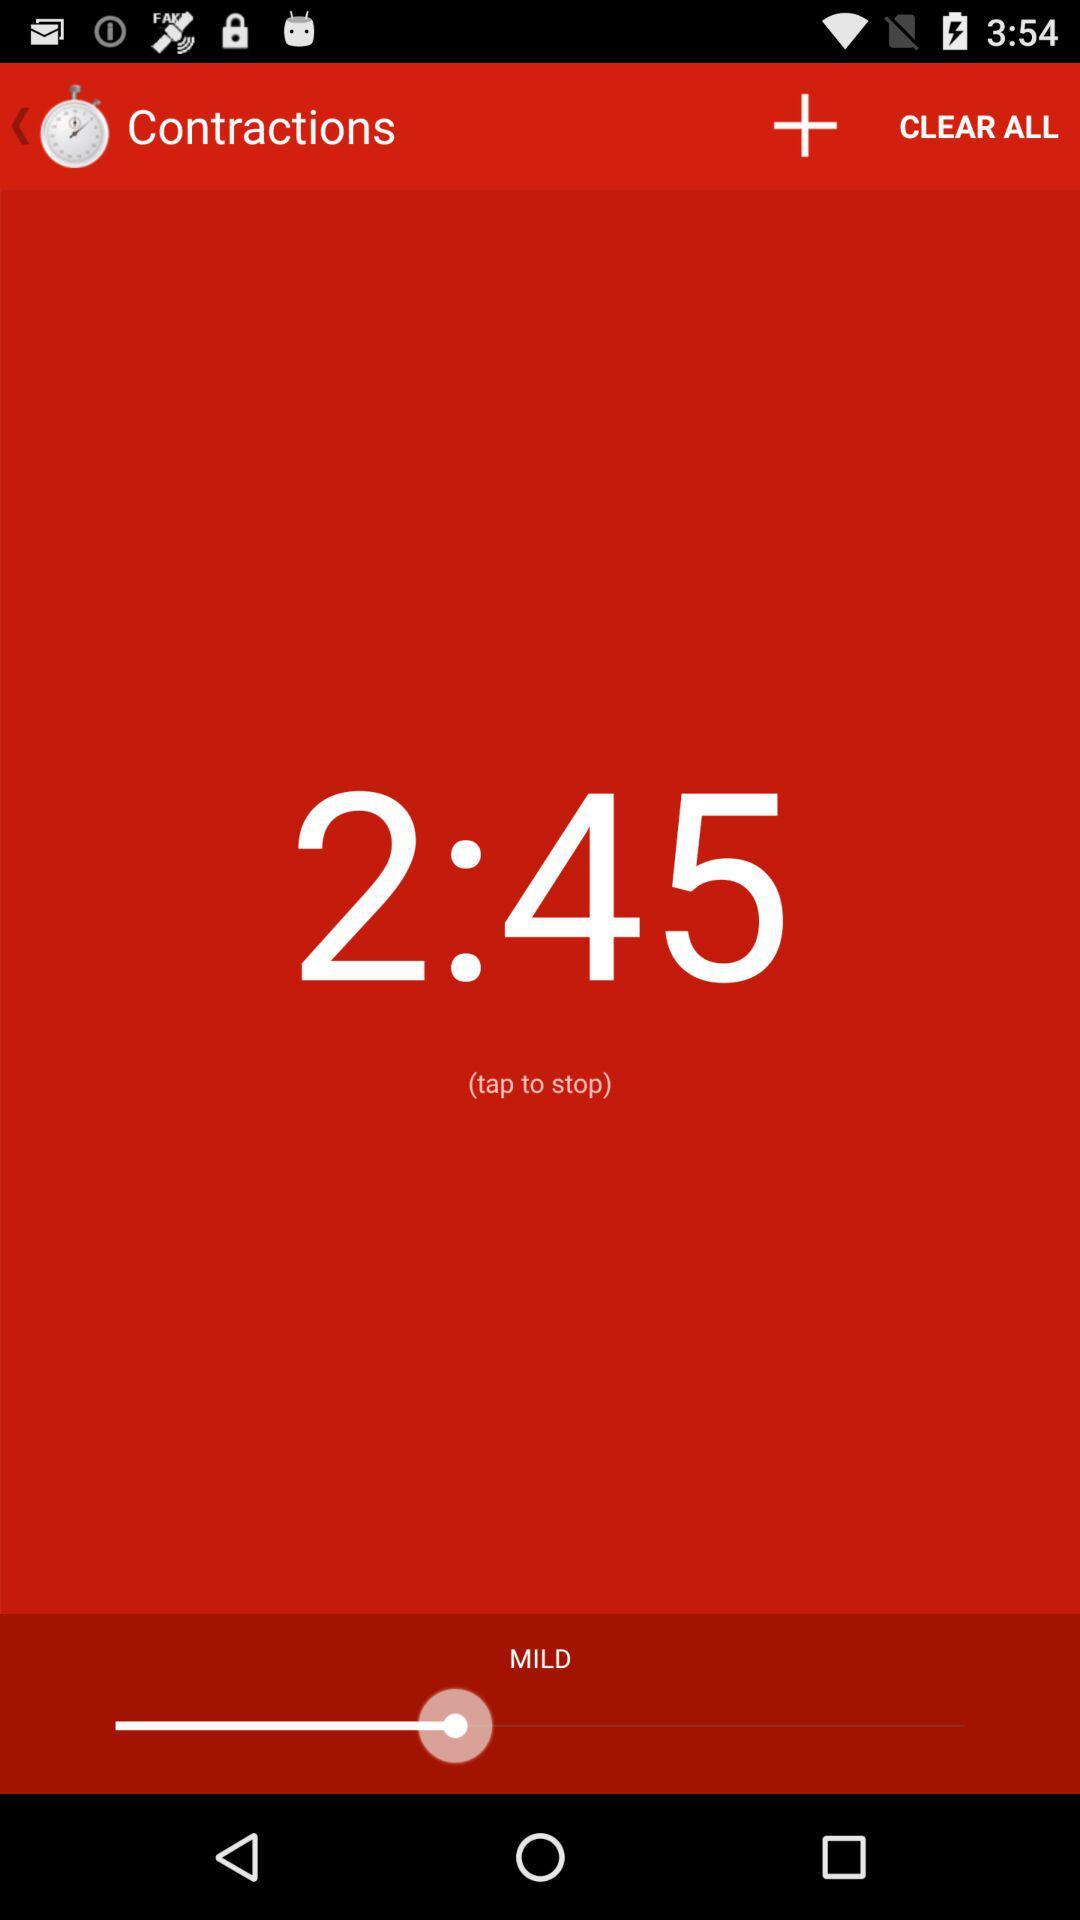 This screenshot has height=1920, width=1080. What do you see at coordinates (978, 124) in the screenshot?
I see `clear all icon` at bounding box center [978, 124].